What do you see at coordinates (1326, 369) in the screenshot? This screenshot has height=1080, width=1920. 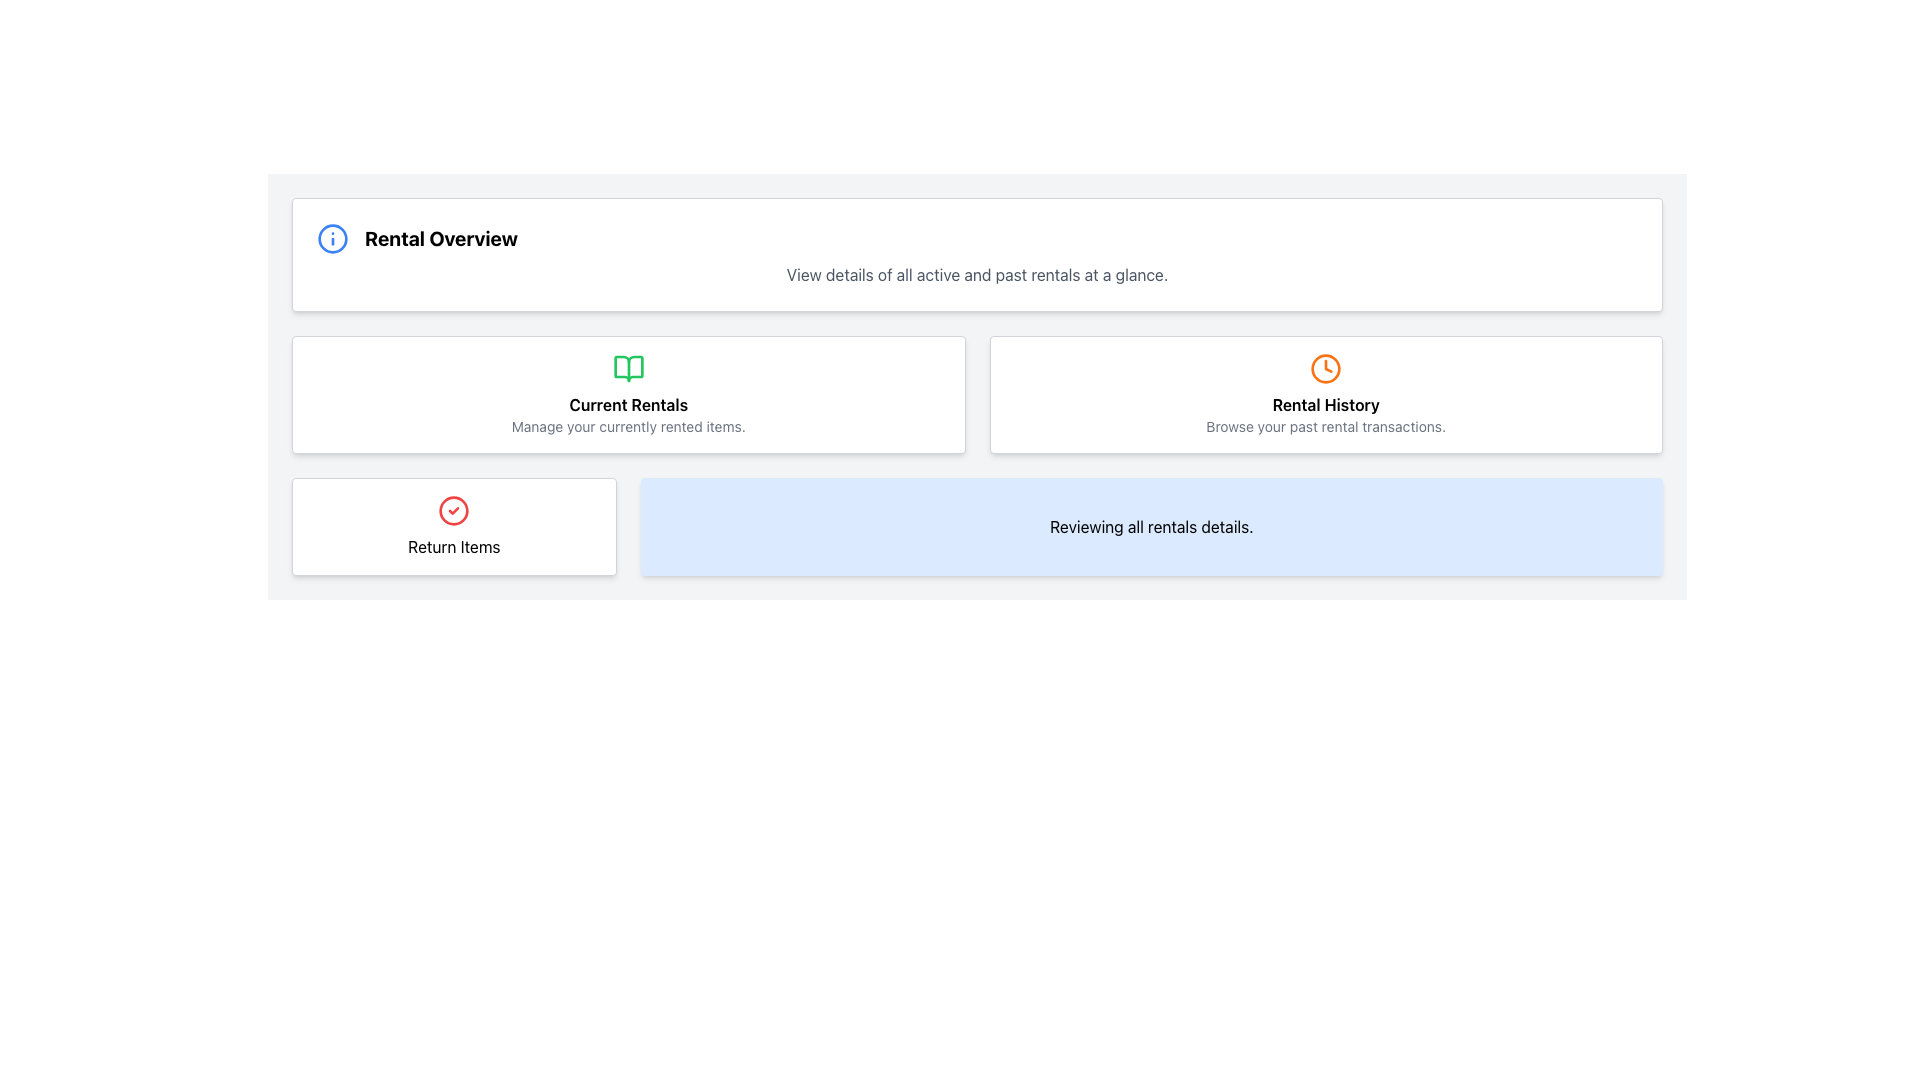 I see `the rental history icon located on the right side of the middle row of cards, above the 'Rental History' heading` at bounding box center [1326, 369].